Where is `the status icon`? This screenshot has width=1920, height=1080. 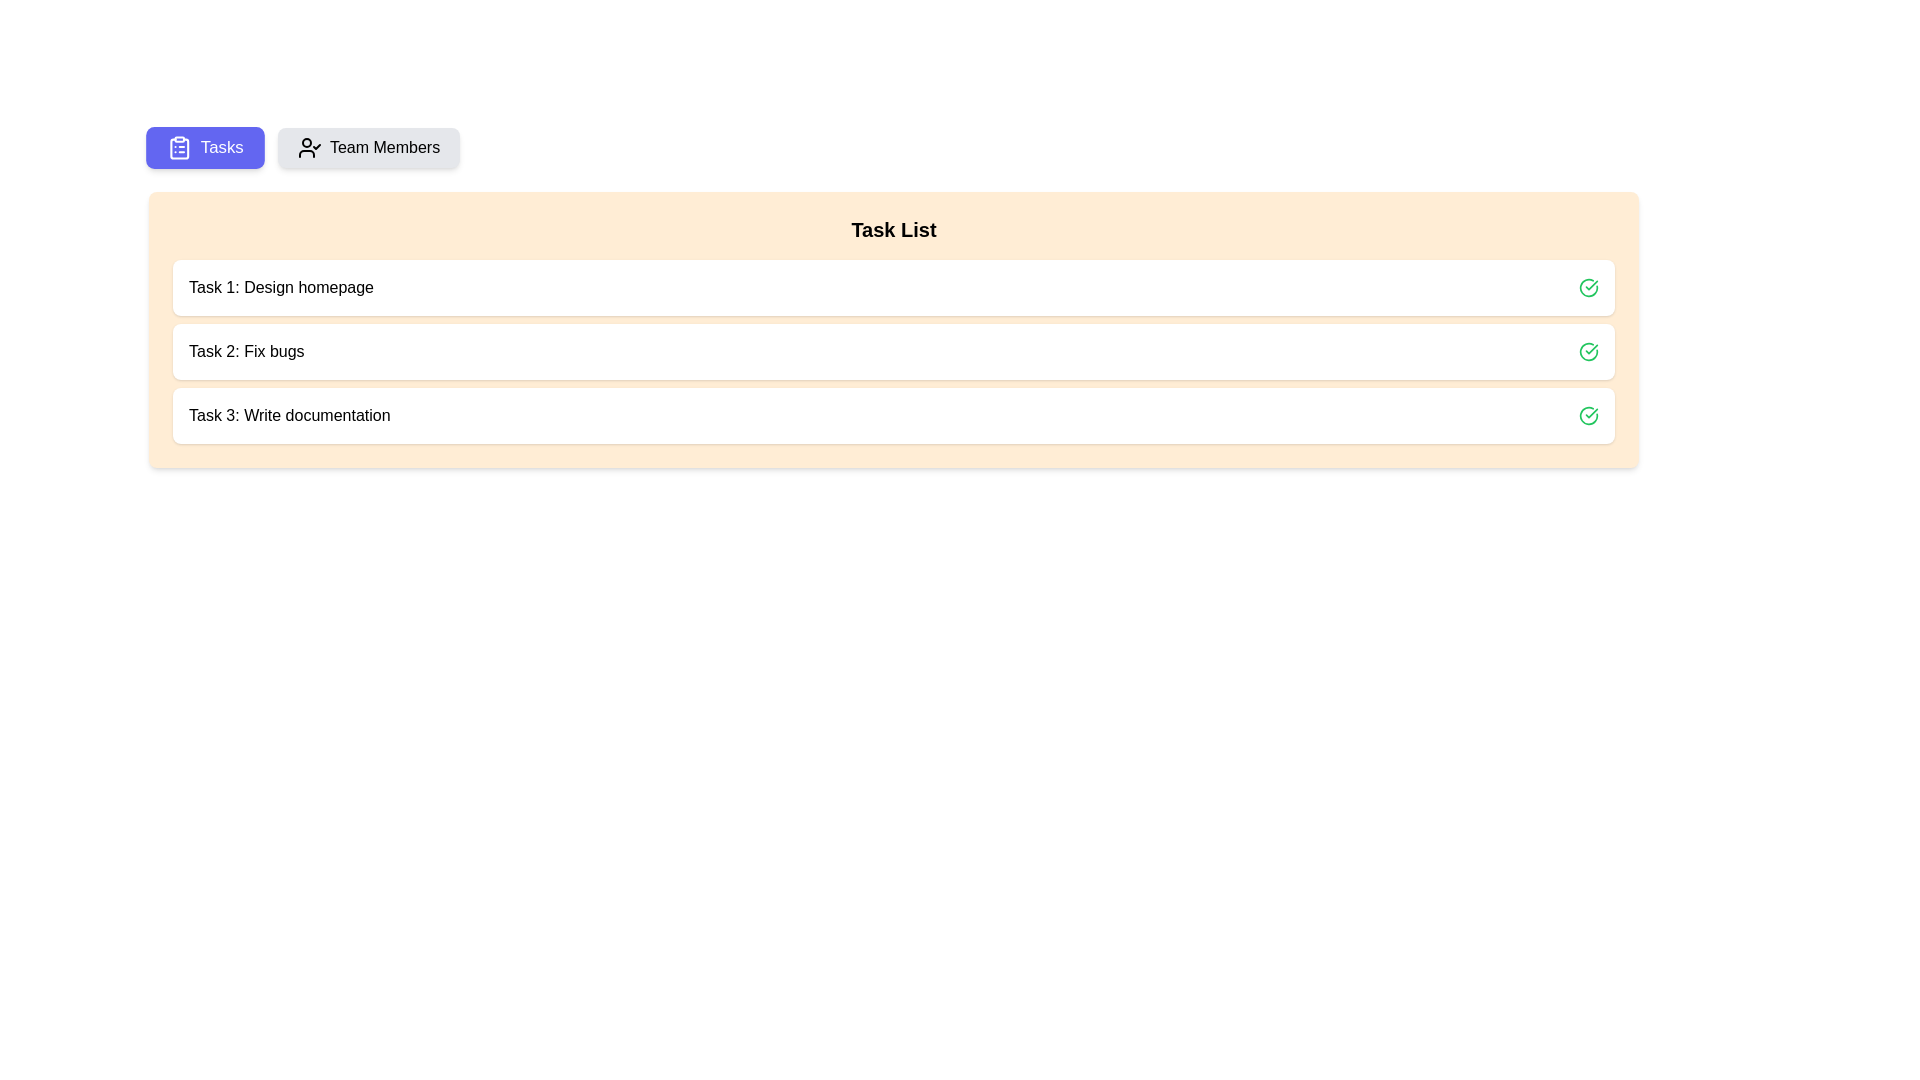
the status icon is located at coordinates (1587, 350).